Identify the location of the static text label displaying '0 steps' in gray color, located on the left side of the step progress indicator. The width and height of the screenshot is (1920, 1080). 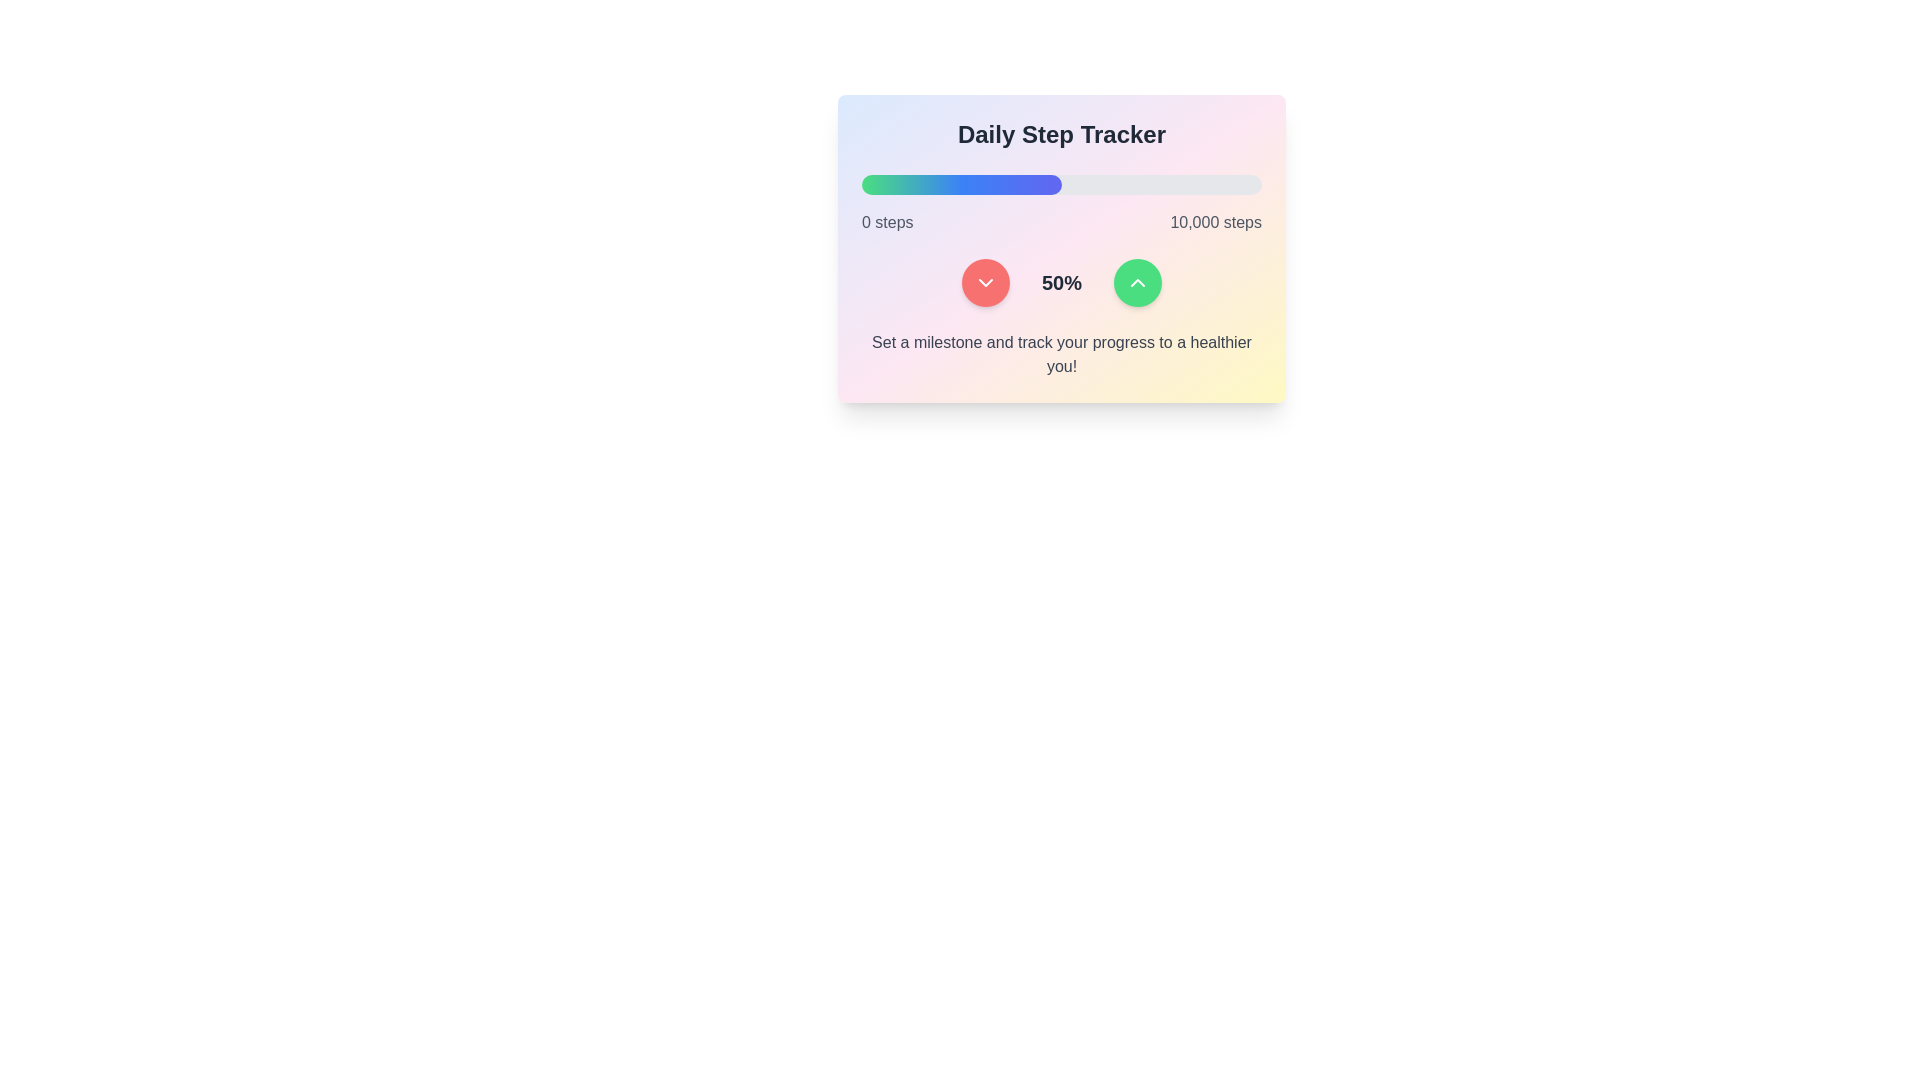
(886, 223).